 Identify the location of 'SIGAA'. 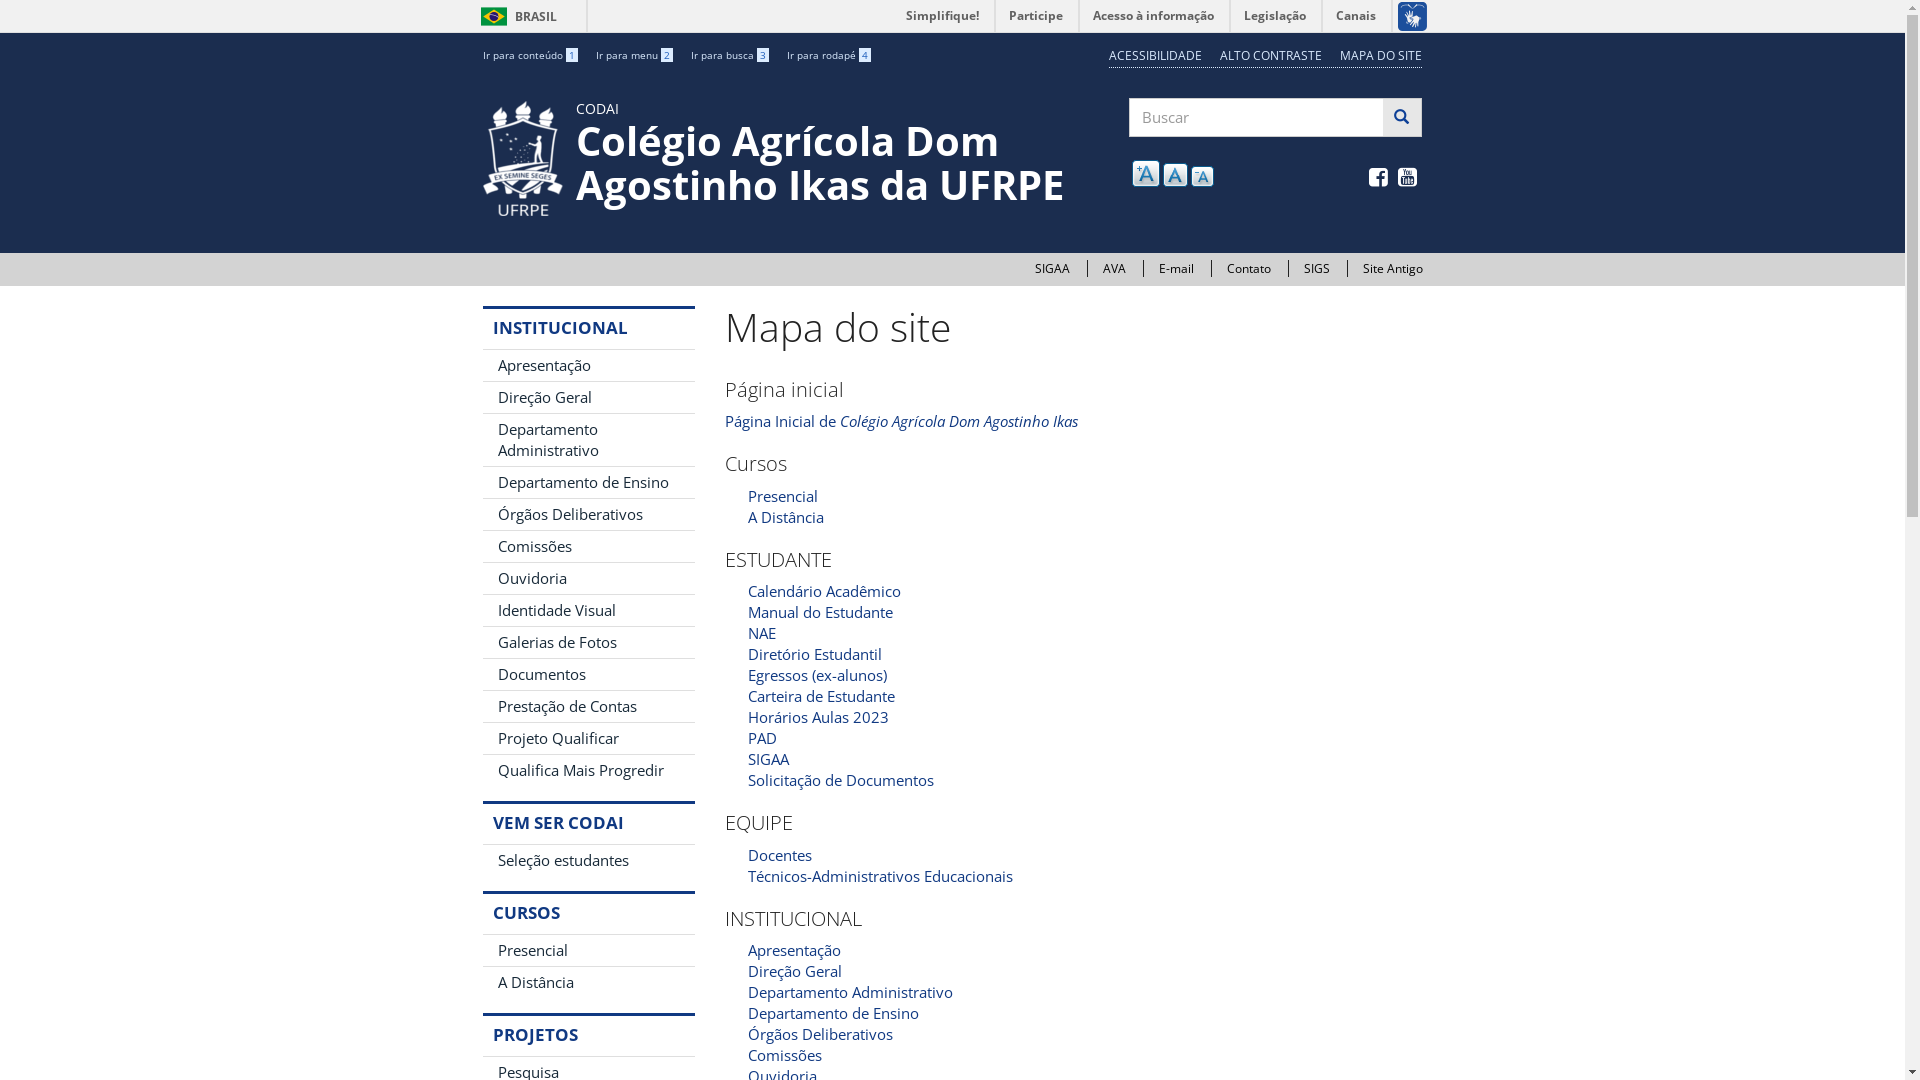
(1033, 267).